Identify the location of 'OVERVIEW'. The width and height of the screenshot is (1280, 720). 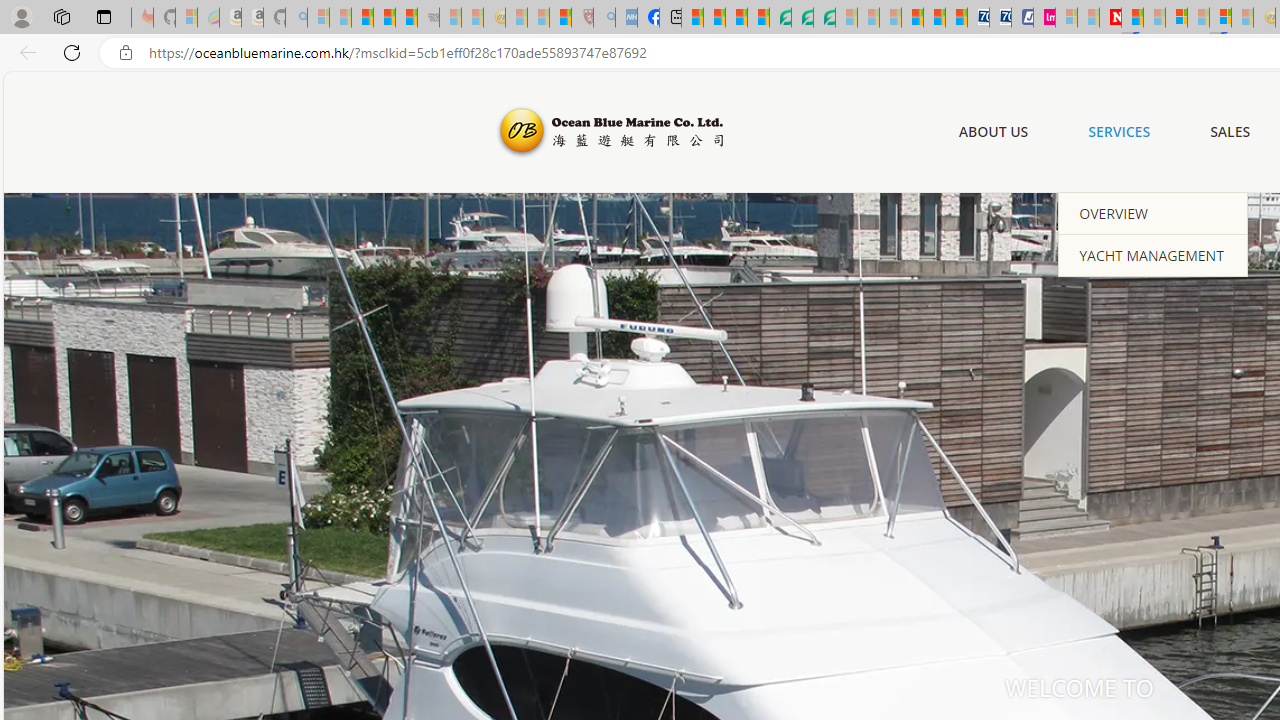
(1153, 213).